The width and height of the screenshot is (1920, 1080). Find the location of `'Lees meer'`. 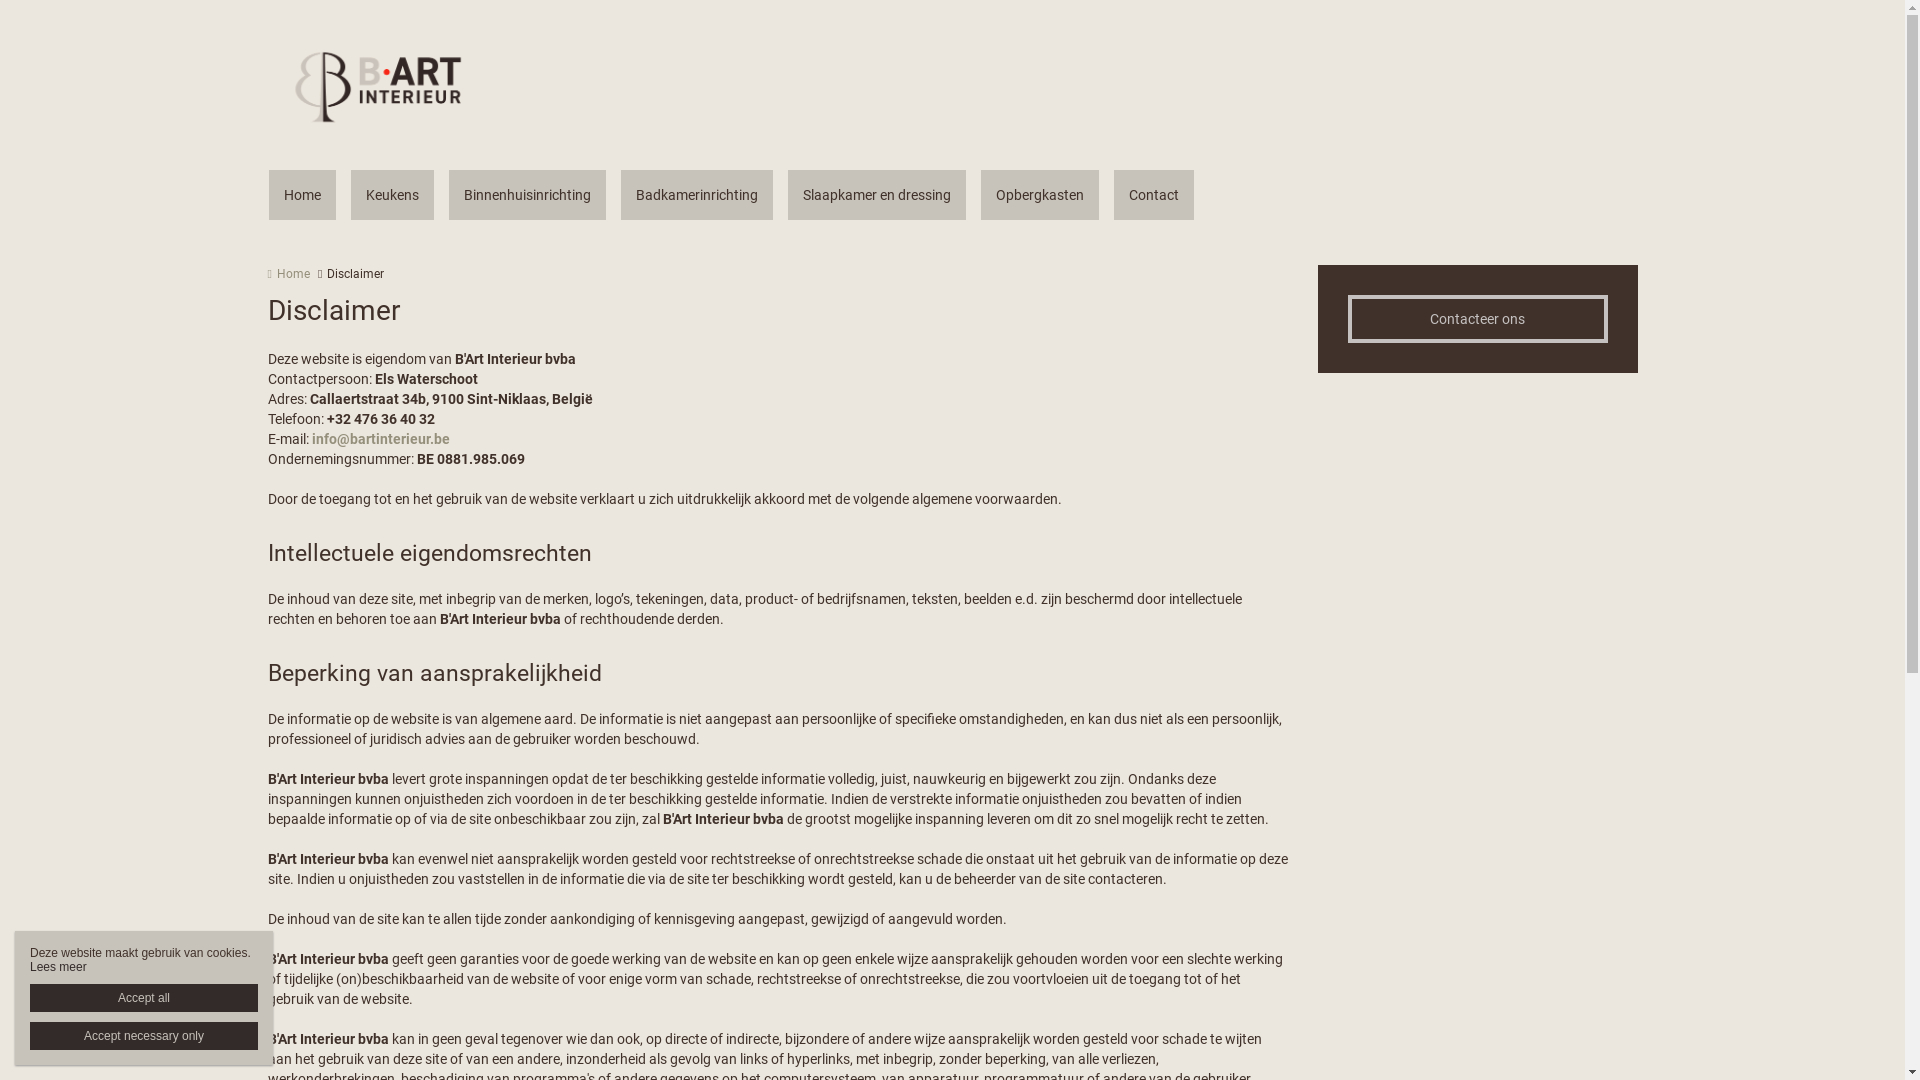

'Lees meer' is located at coordinates (58, 966).